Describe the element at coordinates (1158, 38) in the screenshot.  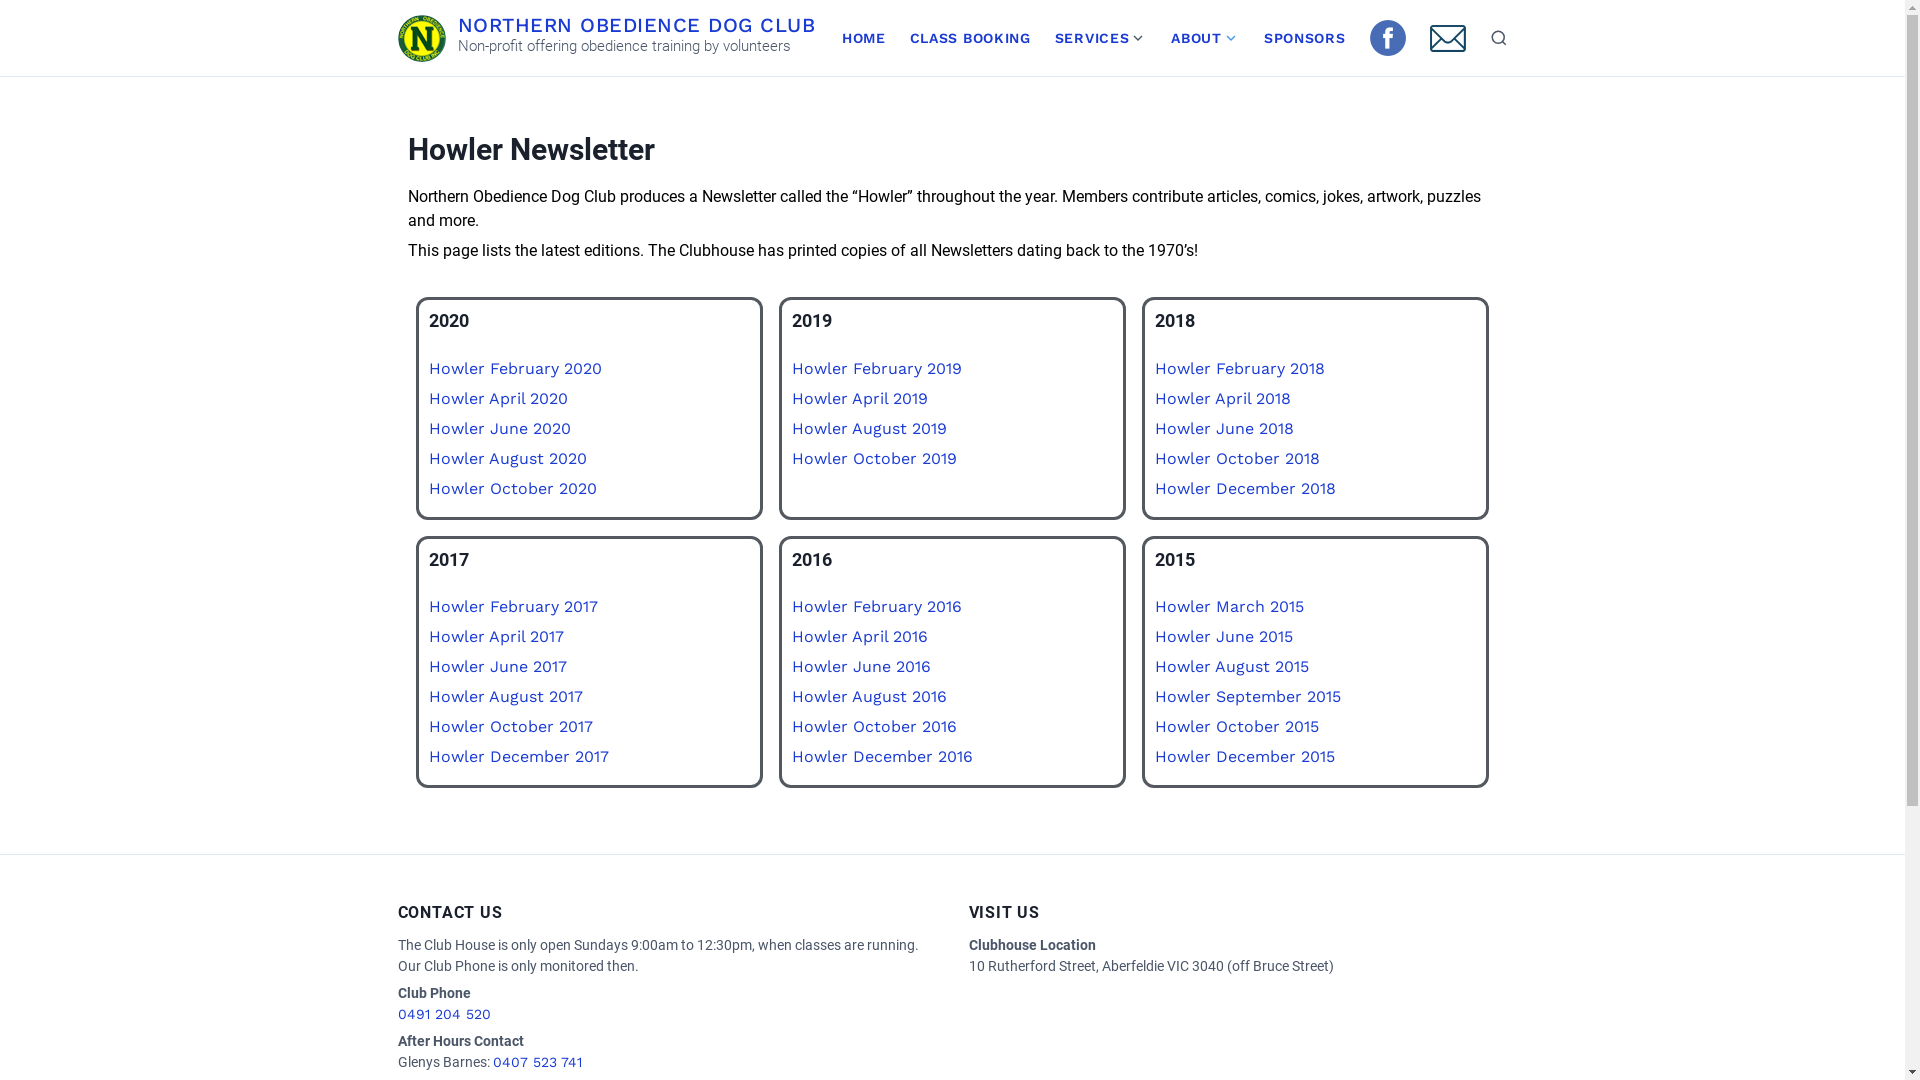
I see `'ABOUT'` at that location.